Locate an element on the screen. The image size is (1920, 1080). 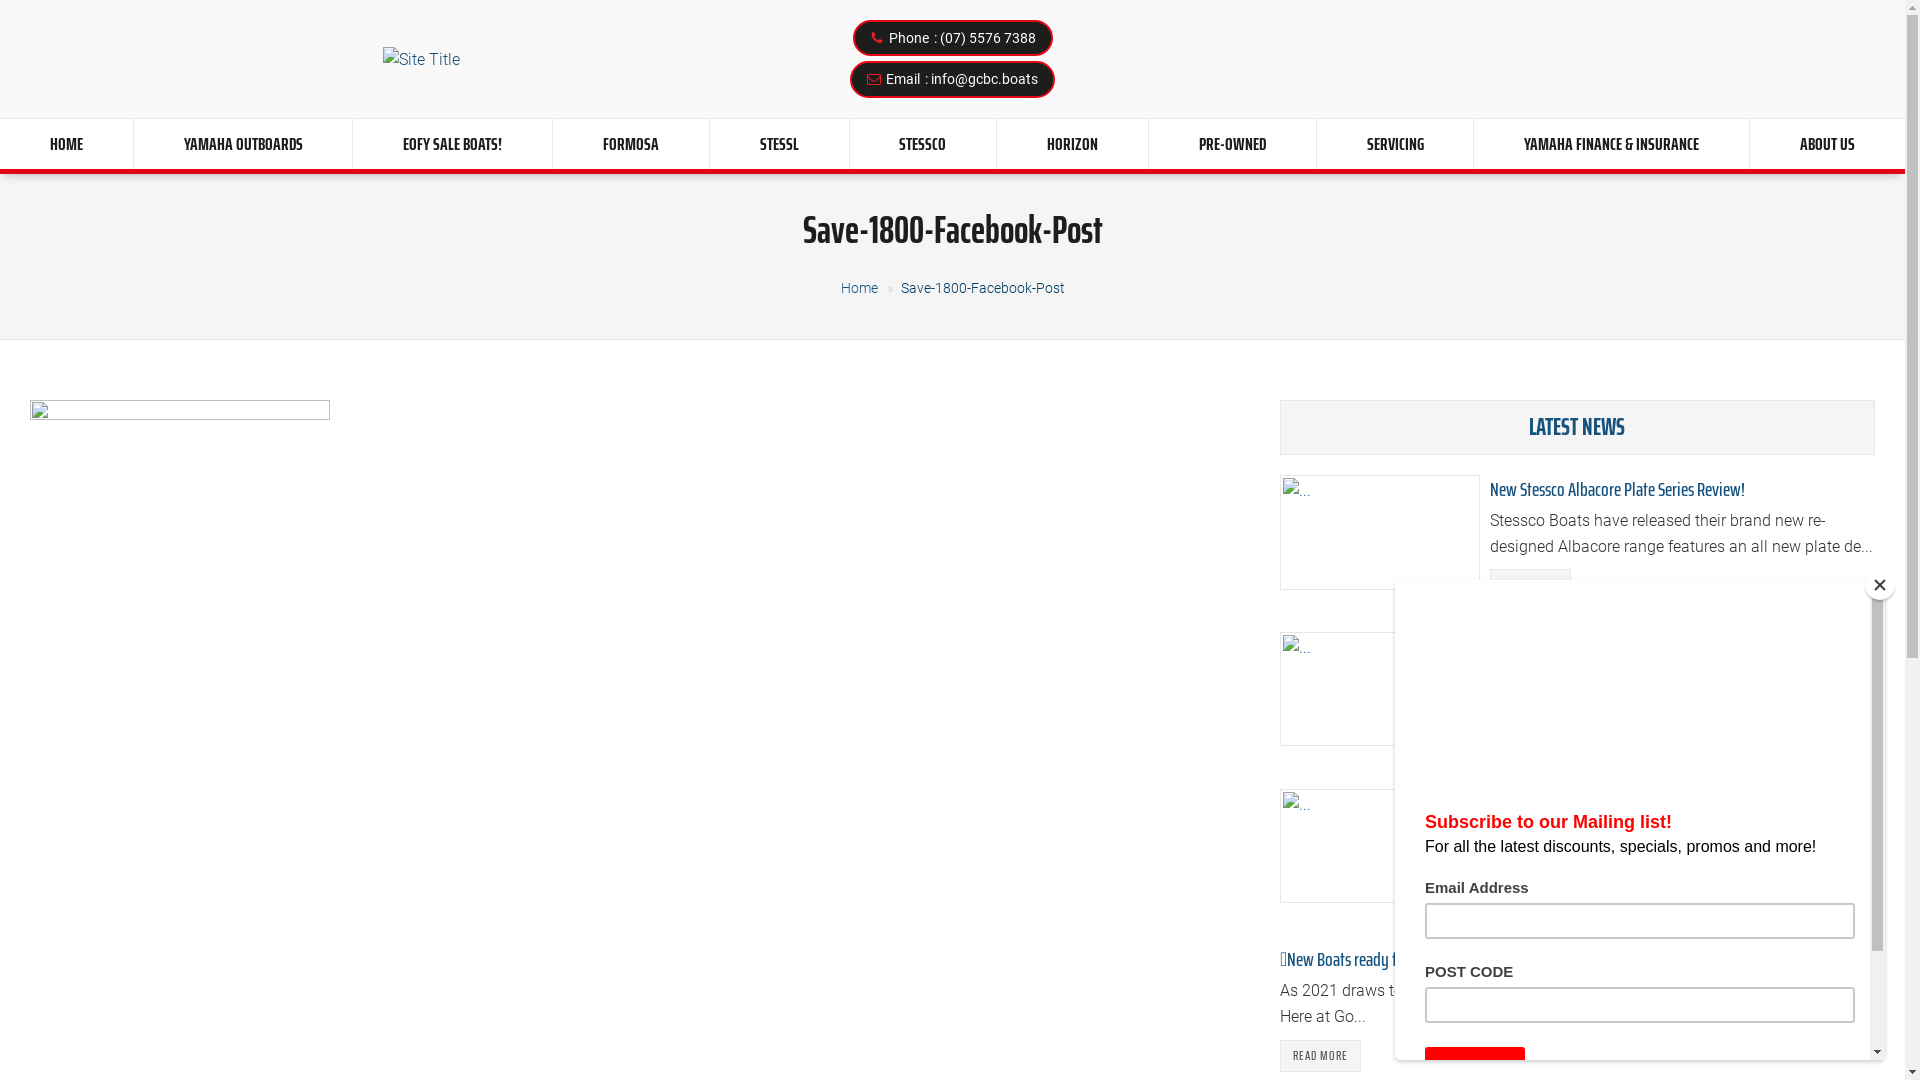
'HOME' is located at coordinates (66, 142).